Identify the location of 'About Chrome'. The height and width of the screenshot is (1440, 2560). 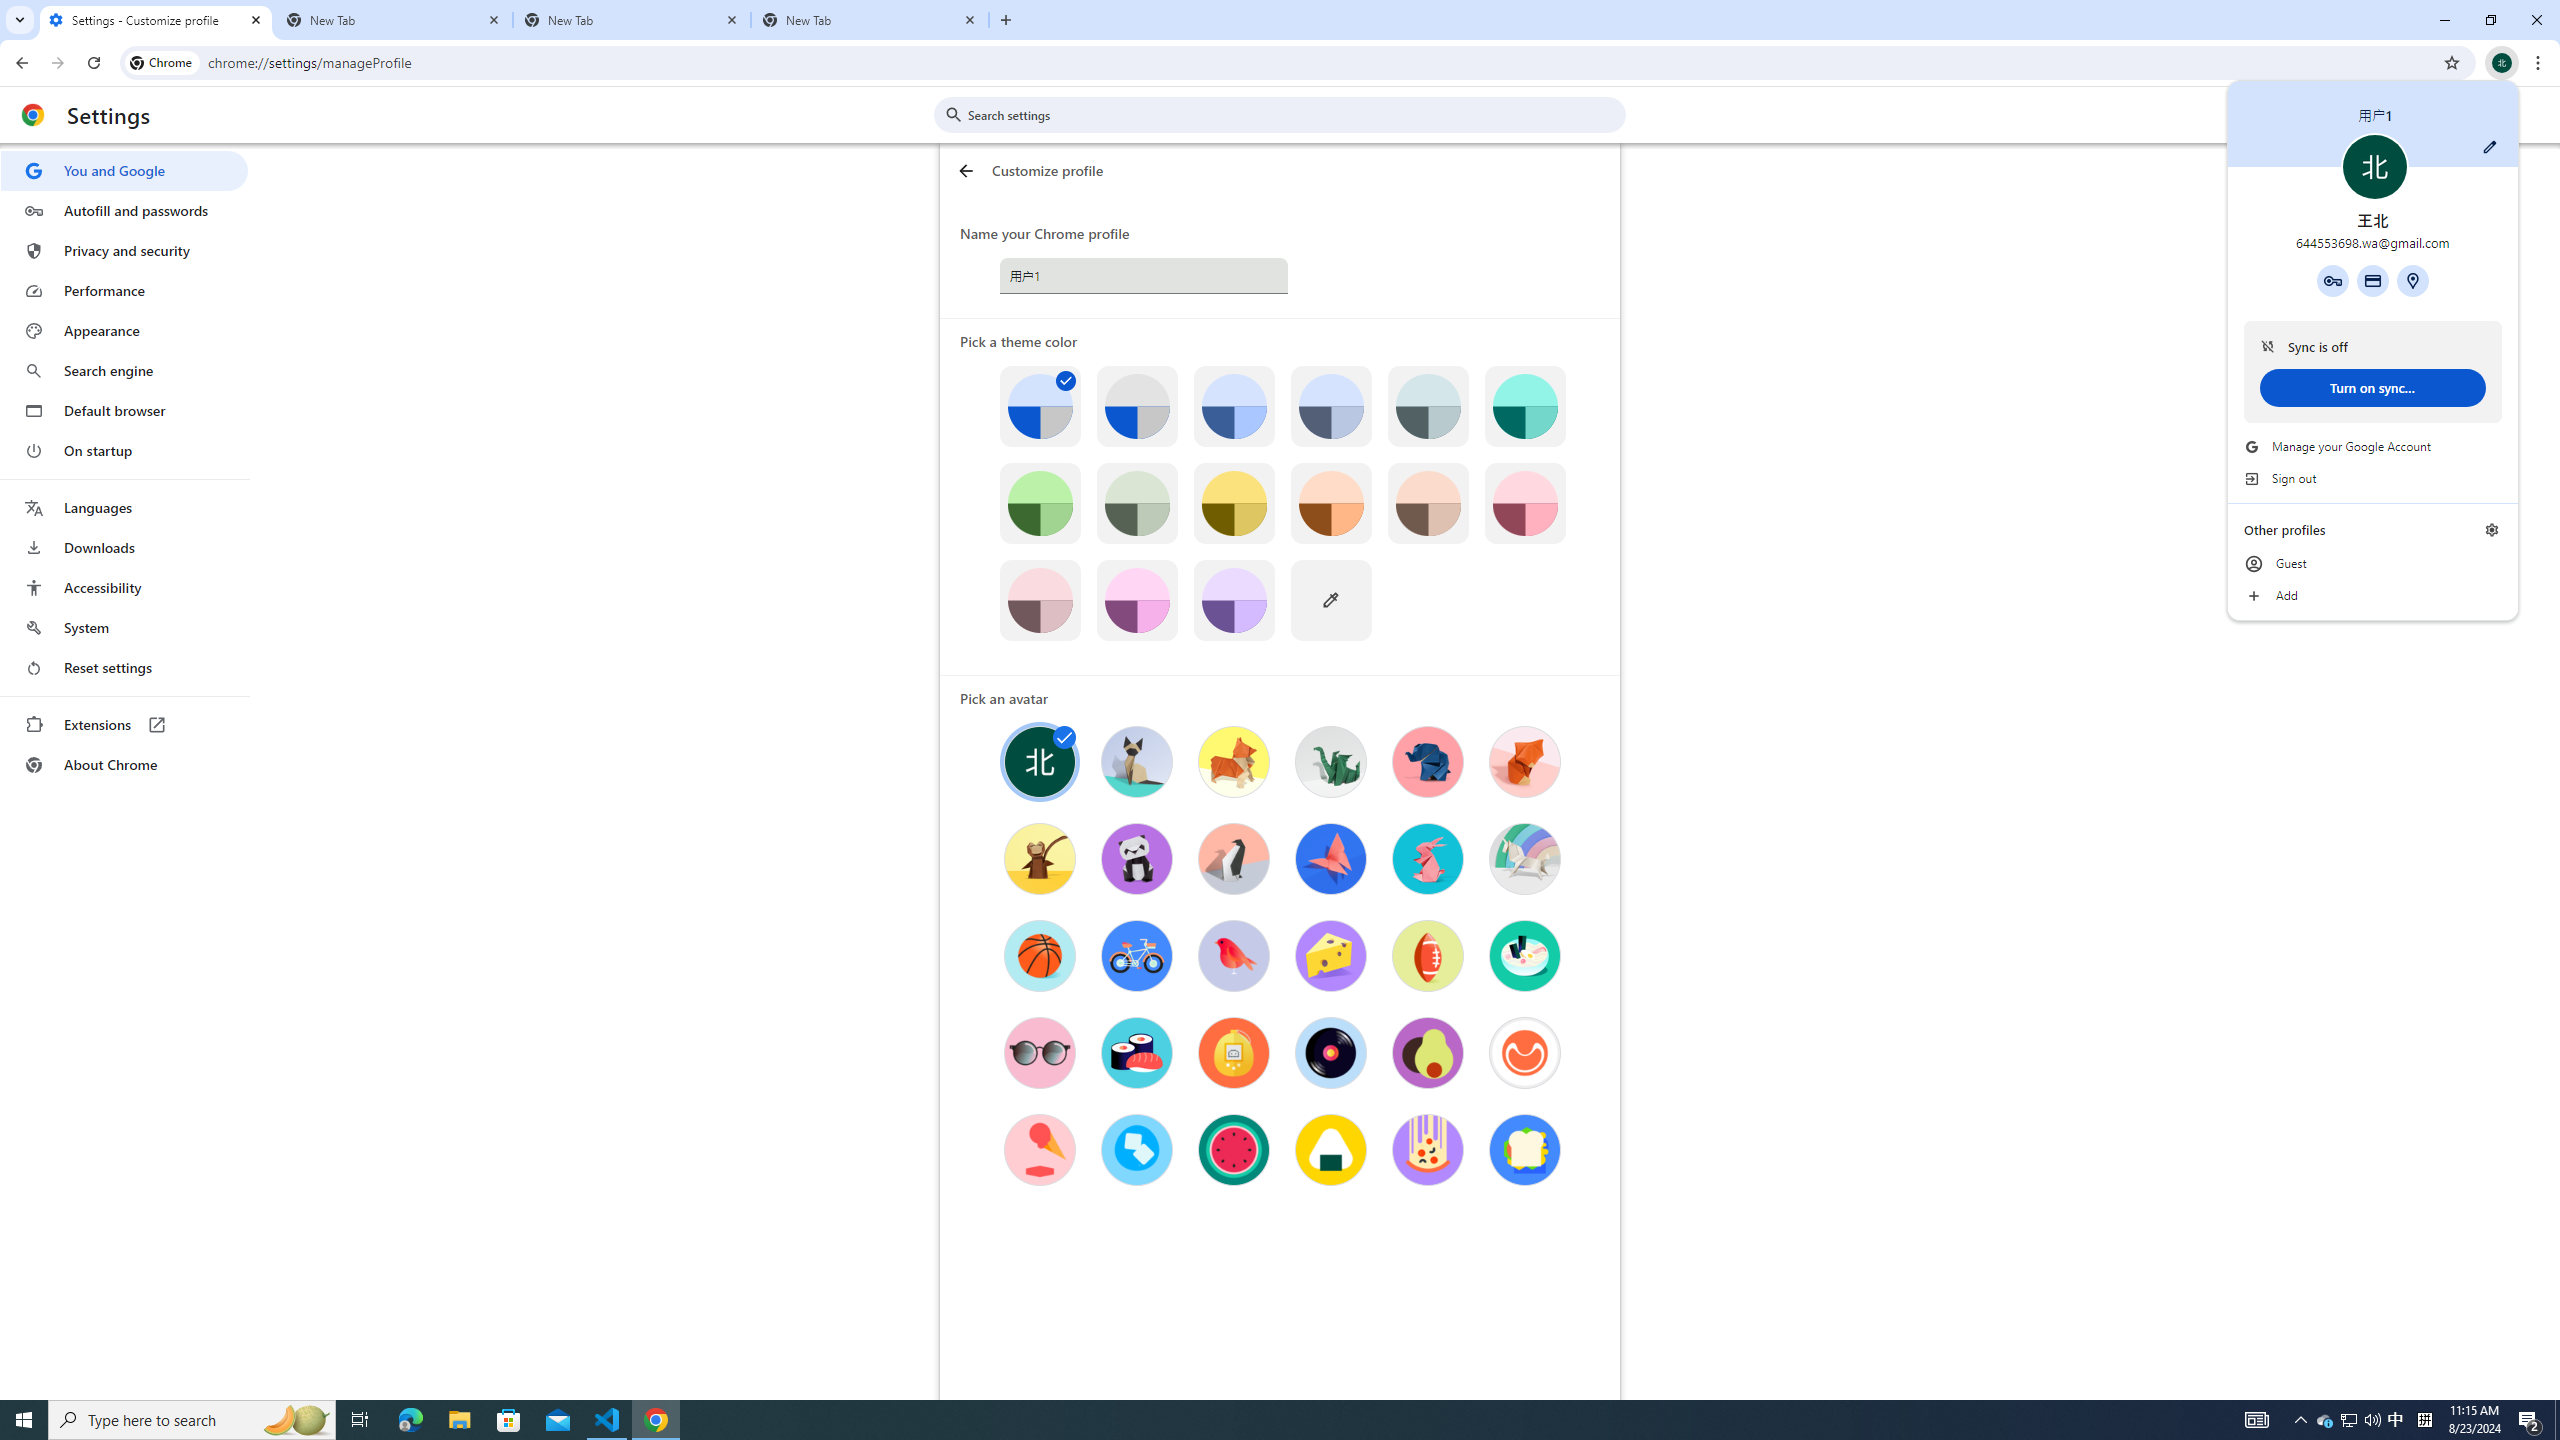
(123, 763).